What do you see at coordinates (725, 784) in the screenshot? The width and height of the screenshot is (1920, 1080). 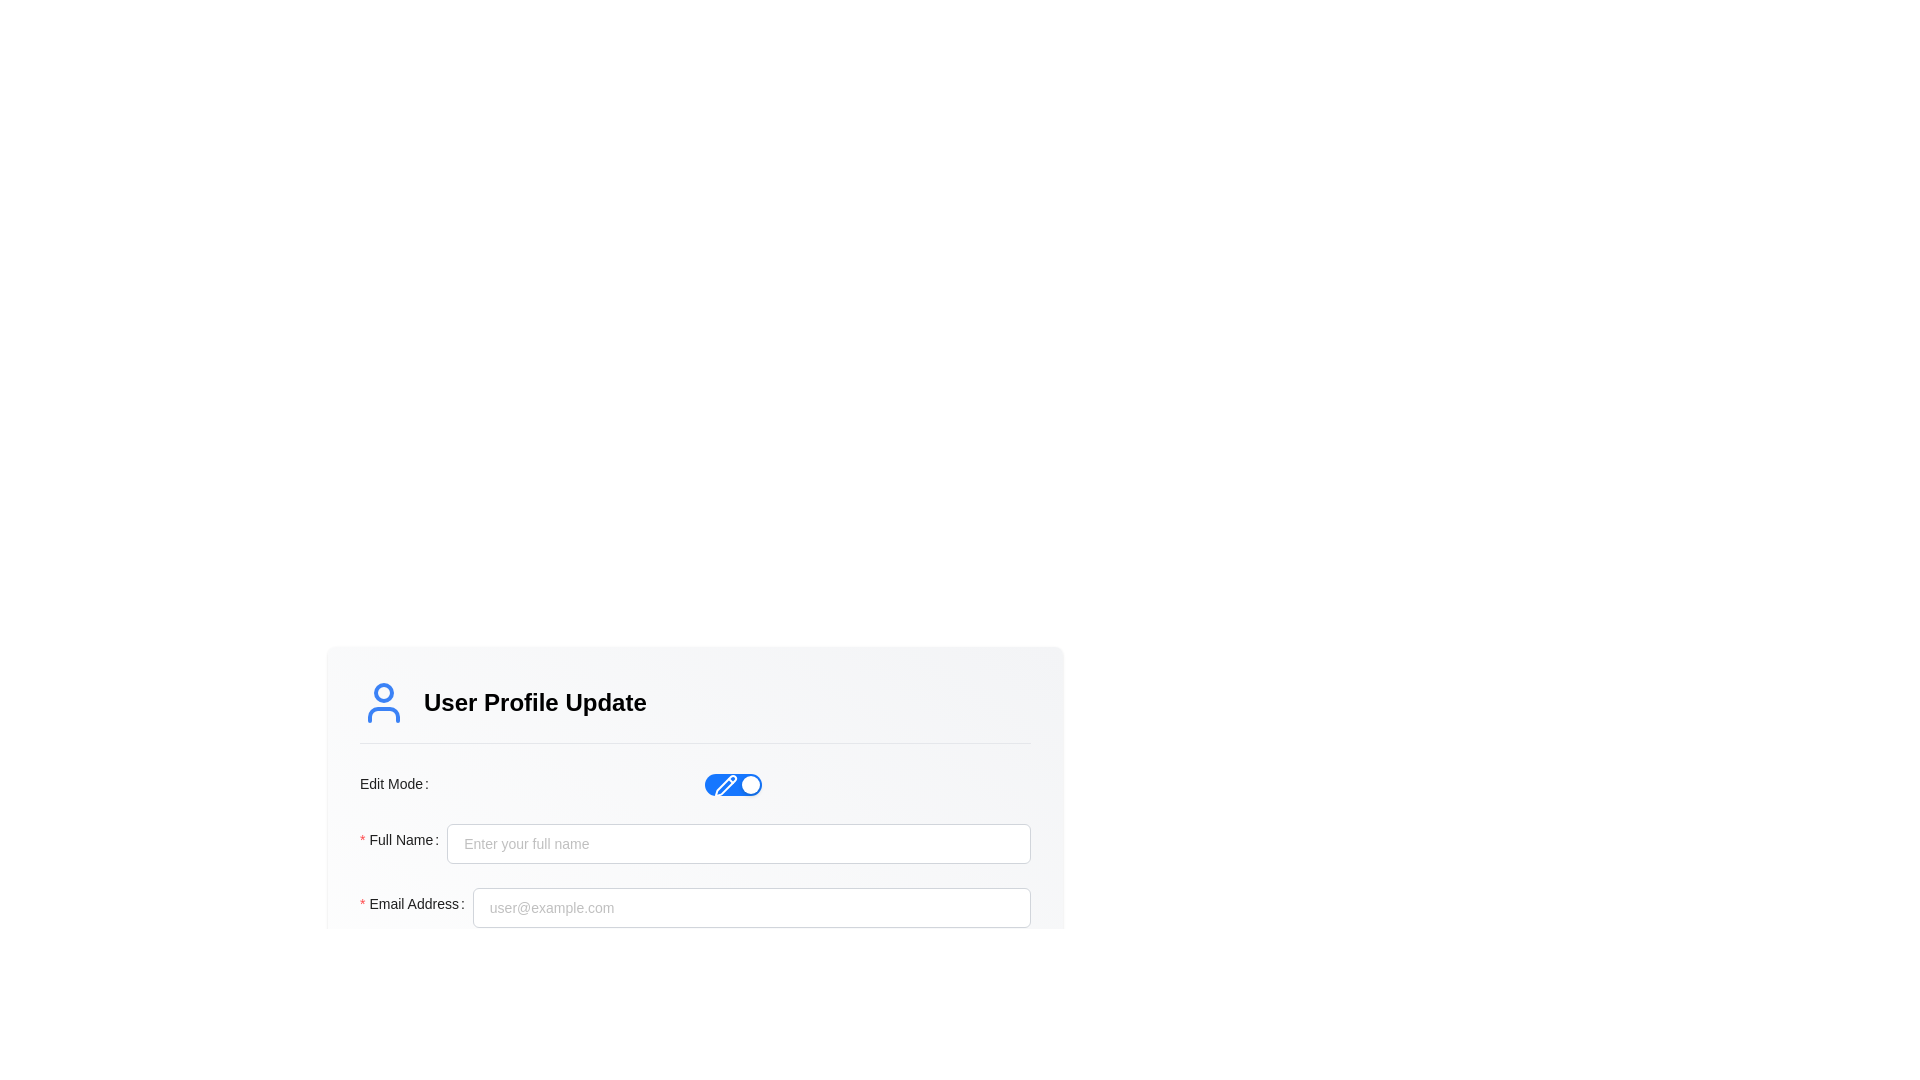 I see `the decorative icon within the 'Edit Mode' toggle switch located at the top center of the profile update form interface` at bounding box center [725, 784].